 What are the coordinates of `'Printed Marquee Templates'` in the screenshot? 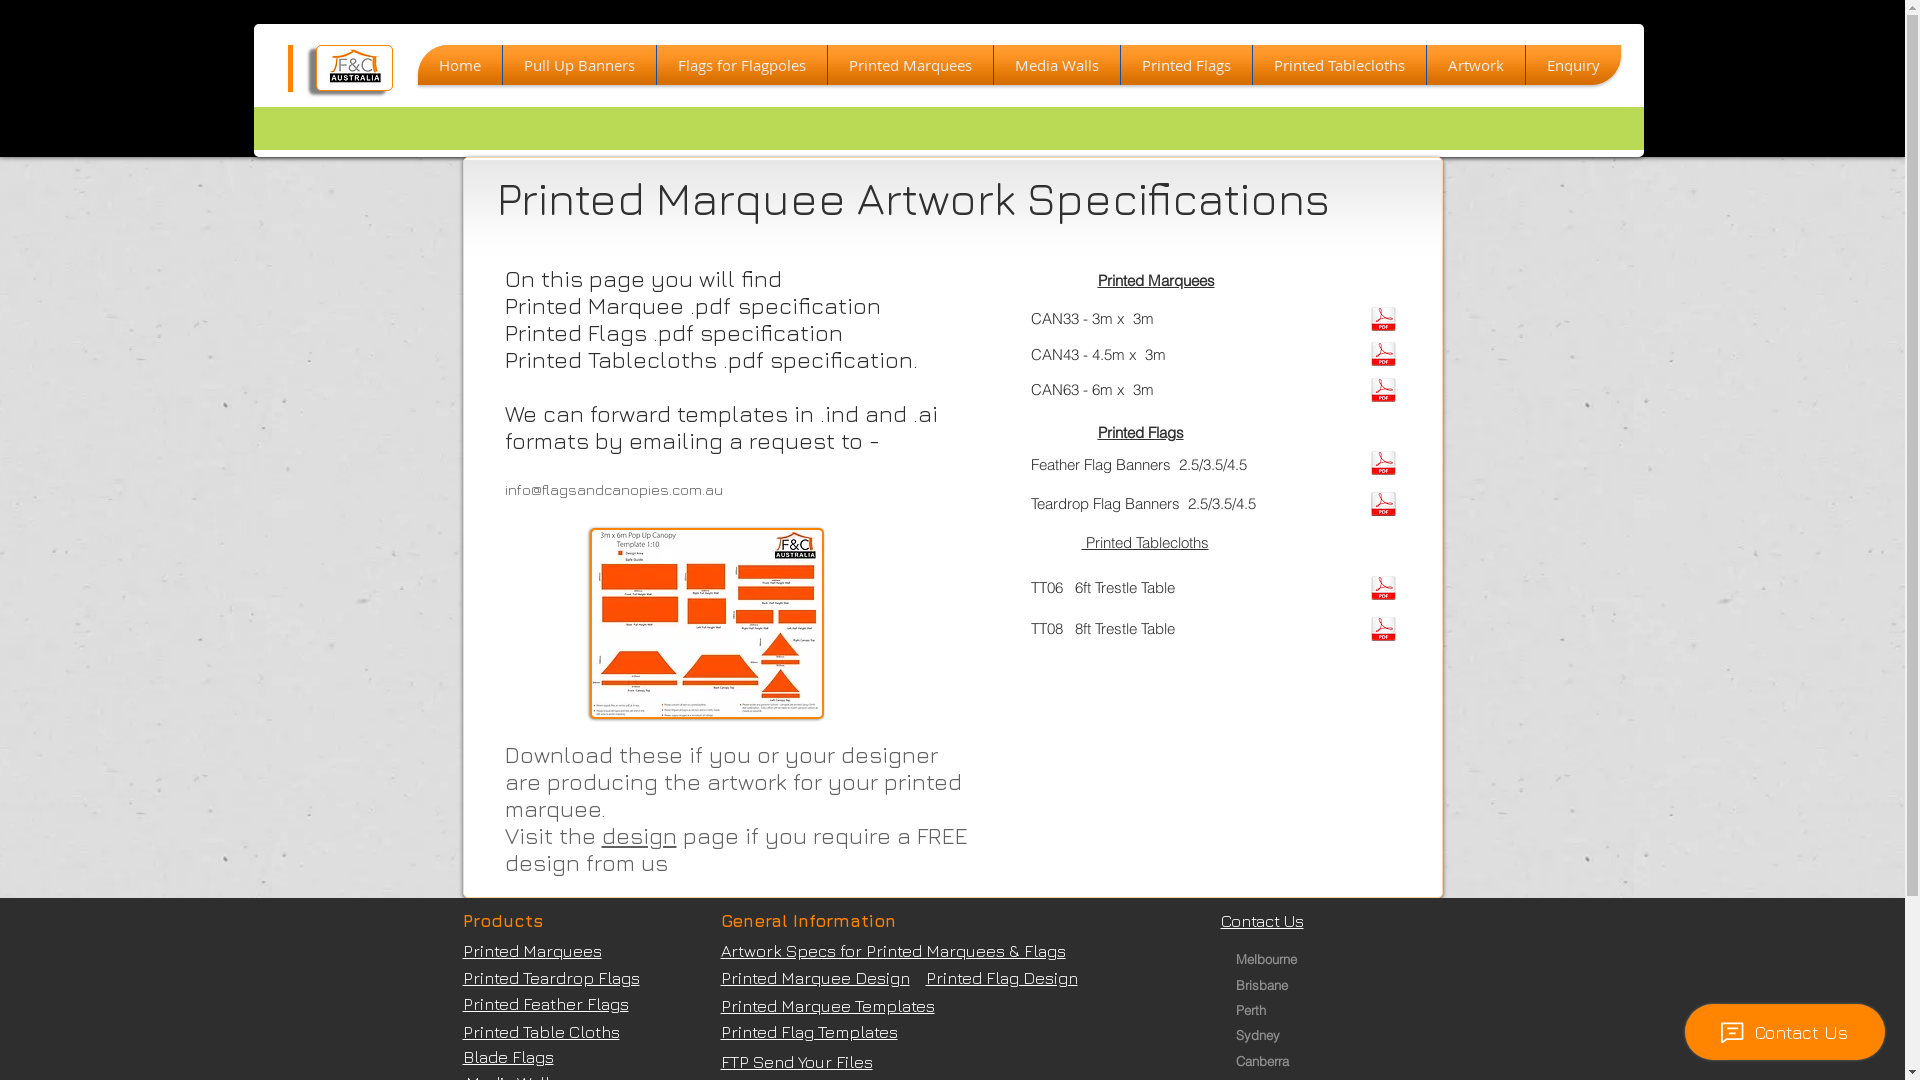 It's located at (826, 1006).